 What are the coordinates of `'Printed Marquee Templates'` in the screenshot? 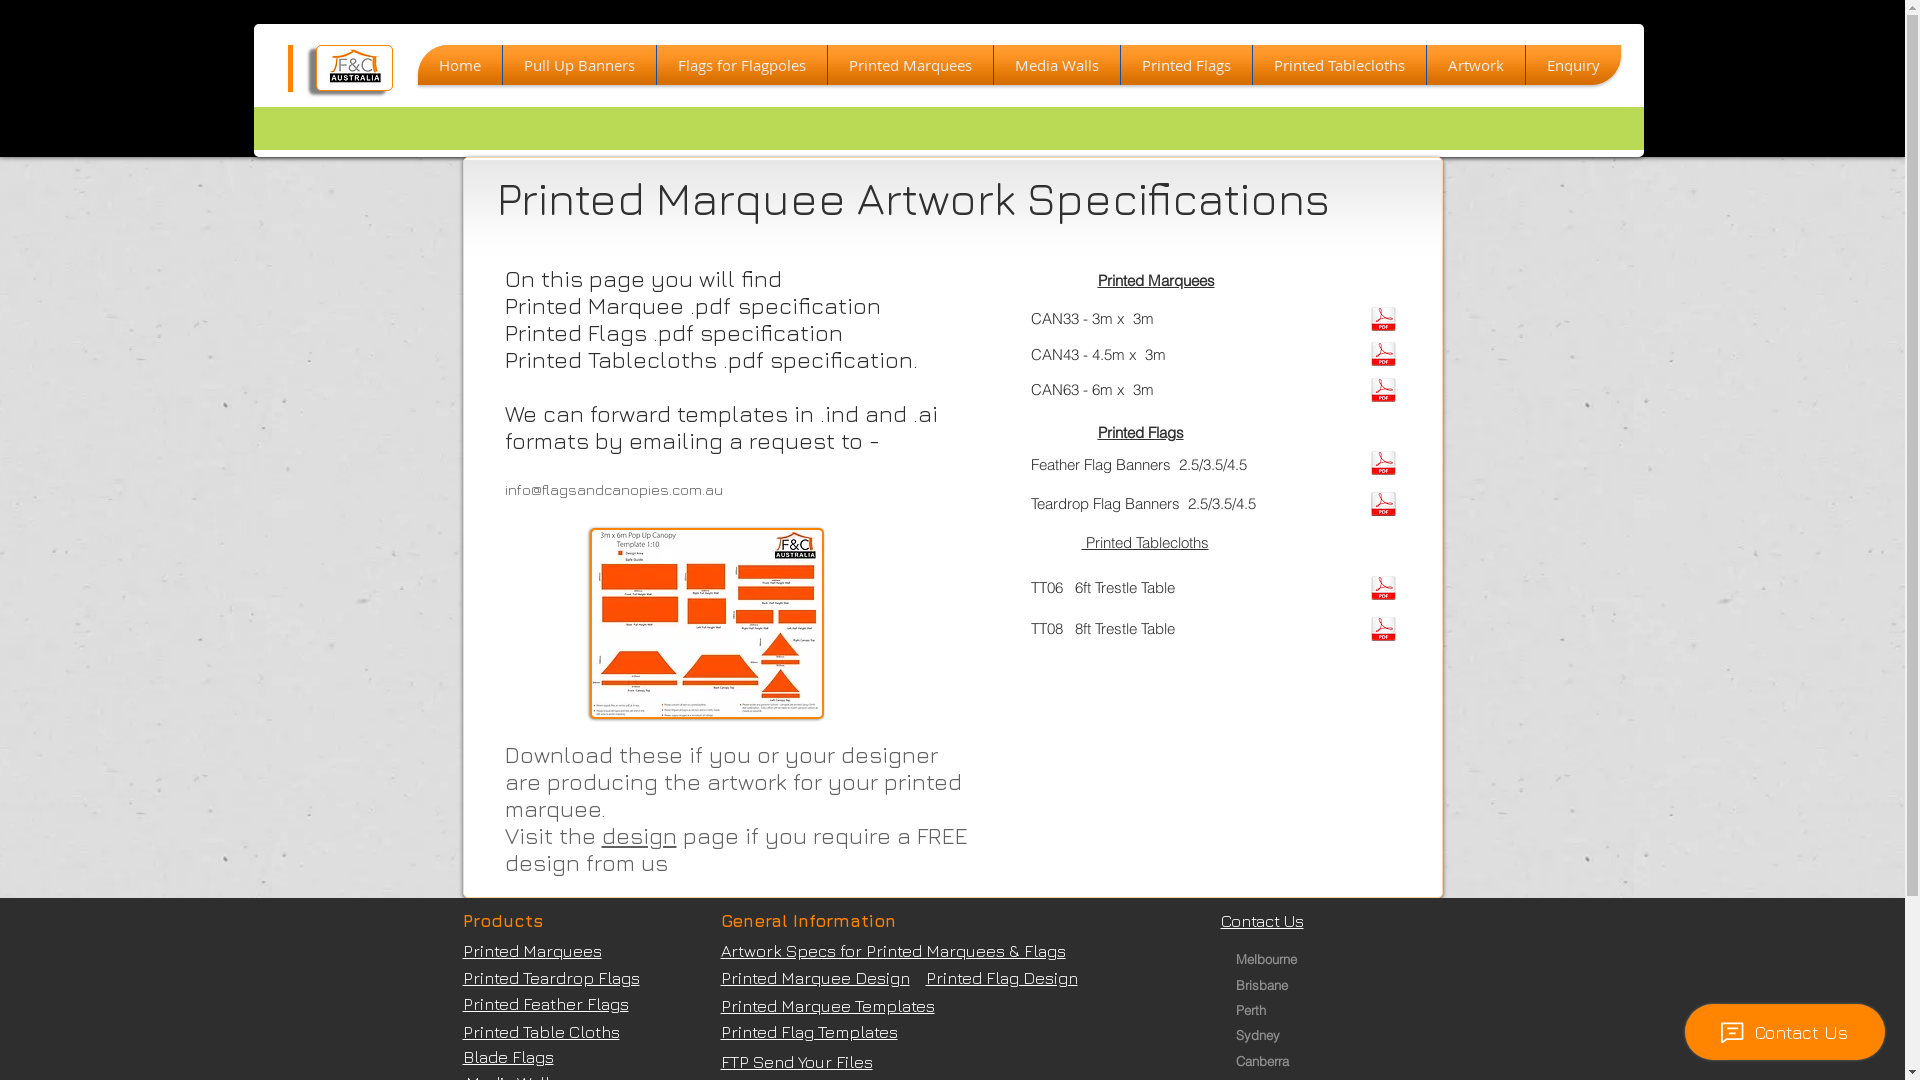 It's located at (826, 1006).